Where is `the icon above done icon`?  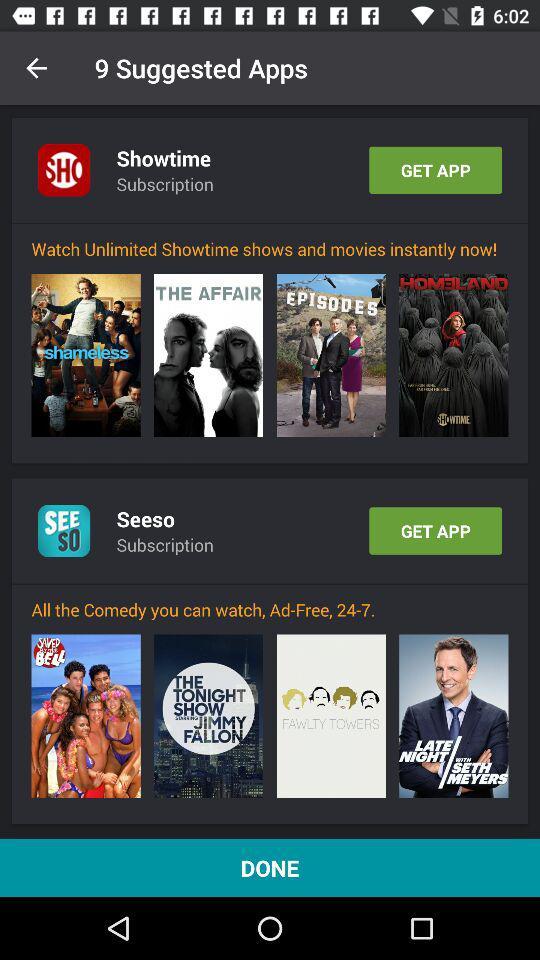 the icon above done icon is located at coordinates (207, 716).